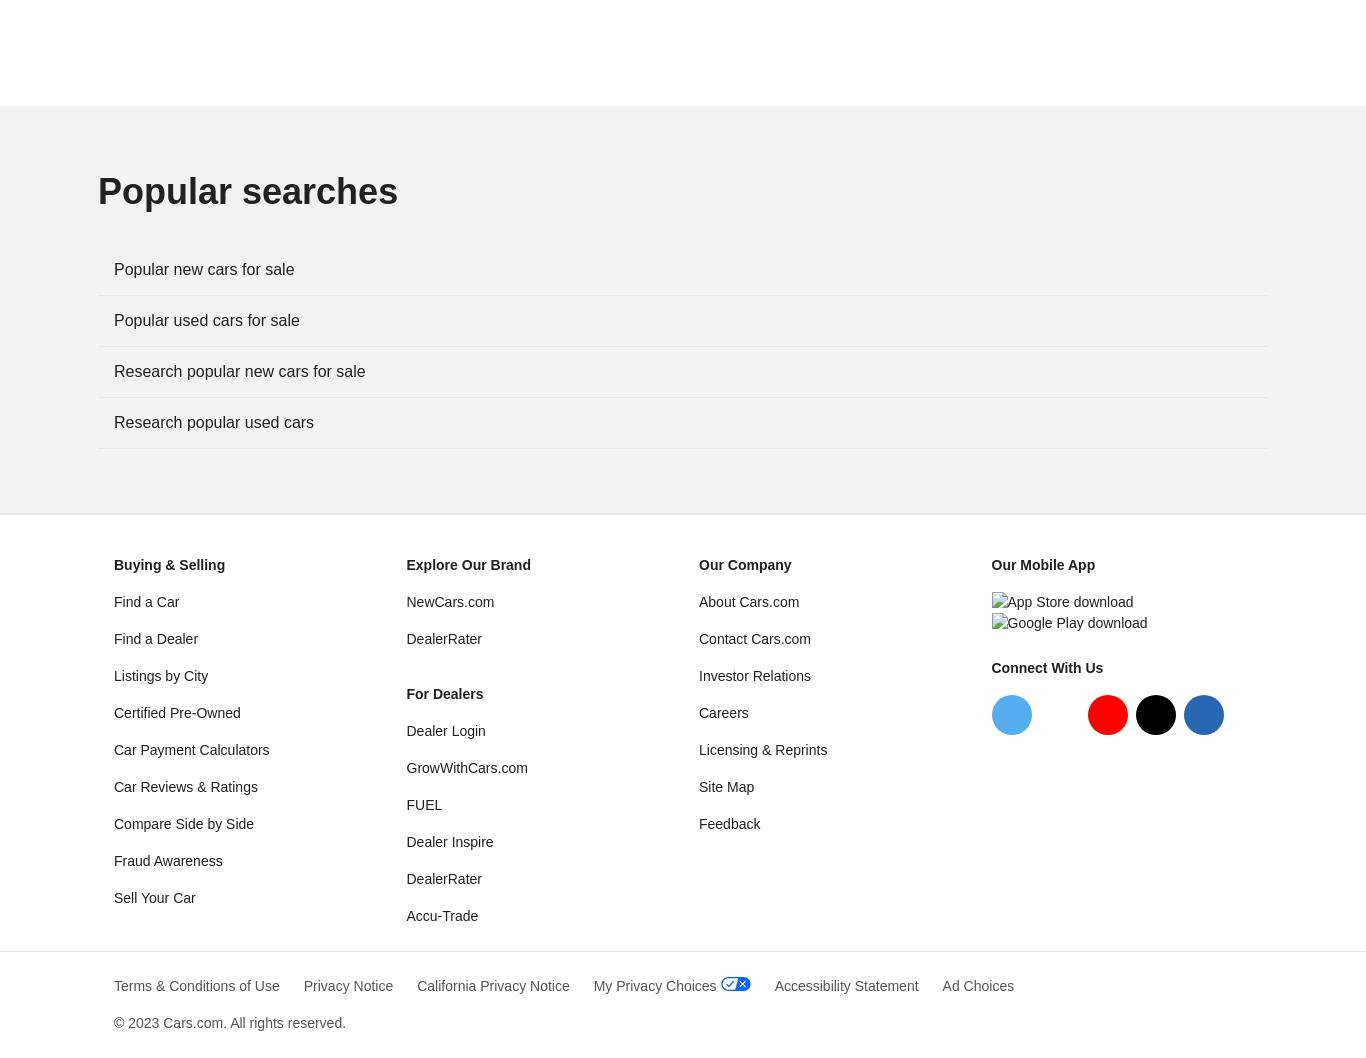 Image resolution: width=1366 pixels, height=1058 pixels. What do you see at coordinates (698, 564) in the screenshot?
I see `'Our Company'` at bounding box center [698, 564].